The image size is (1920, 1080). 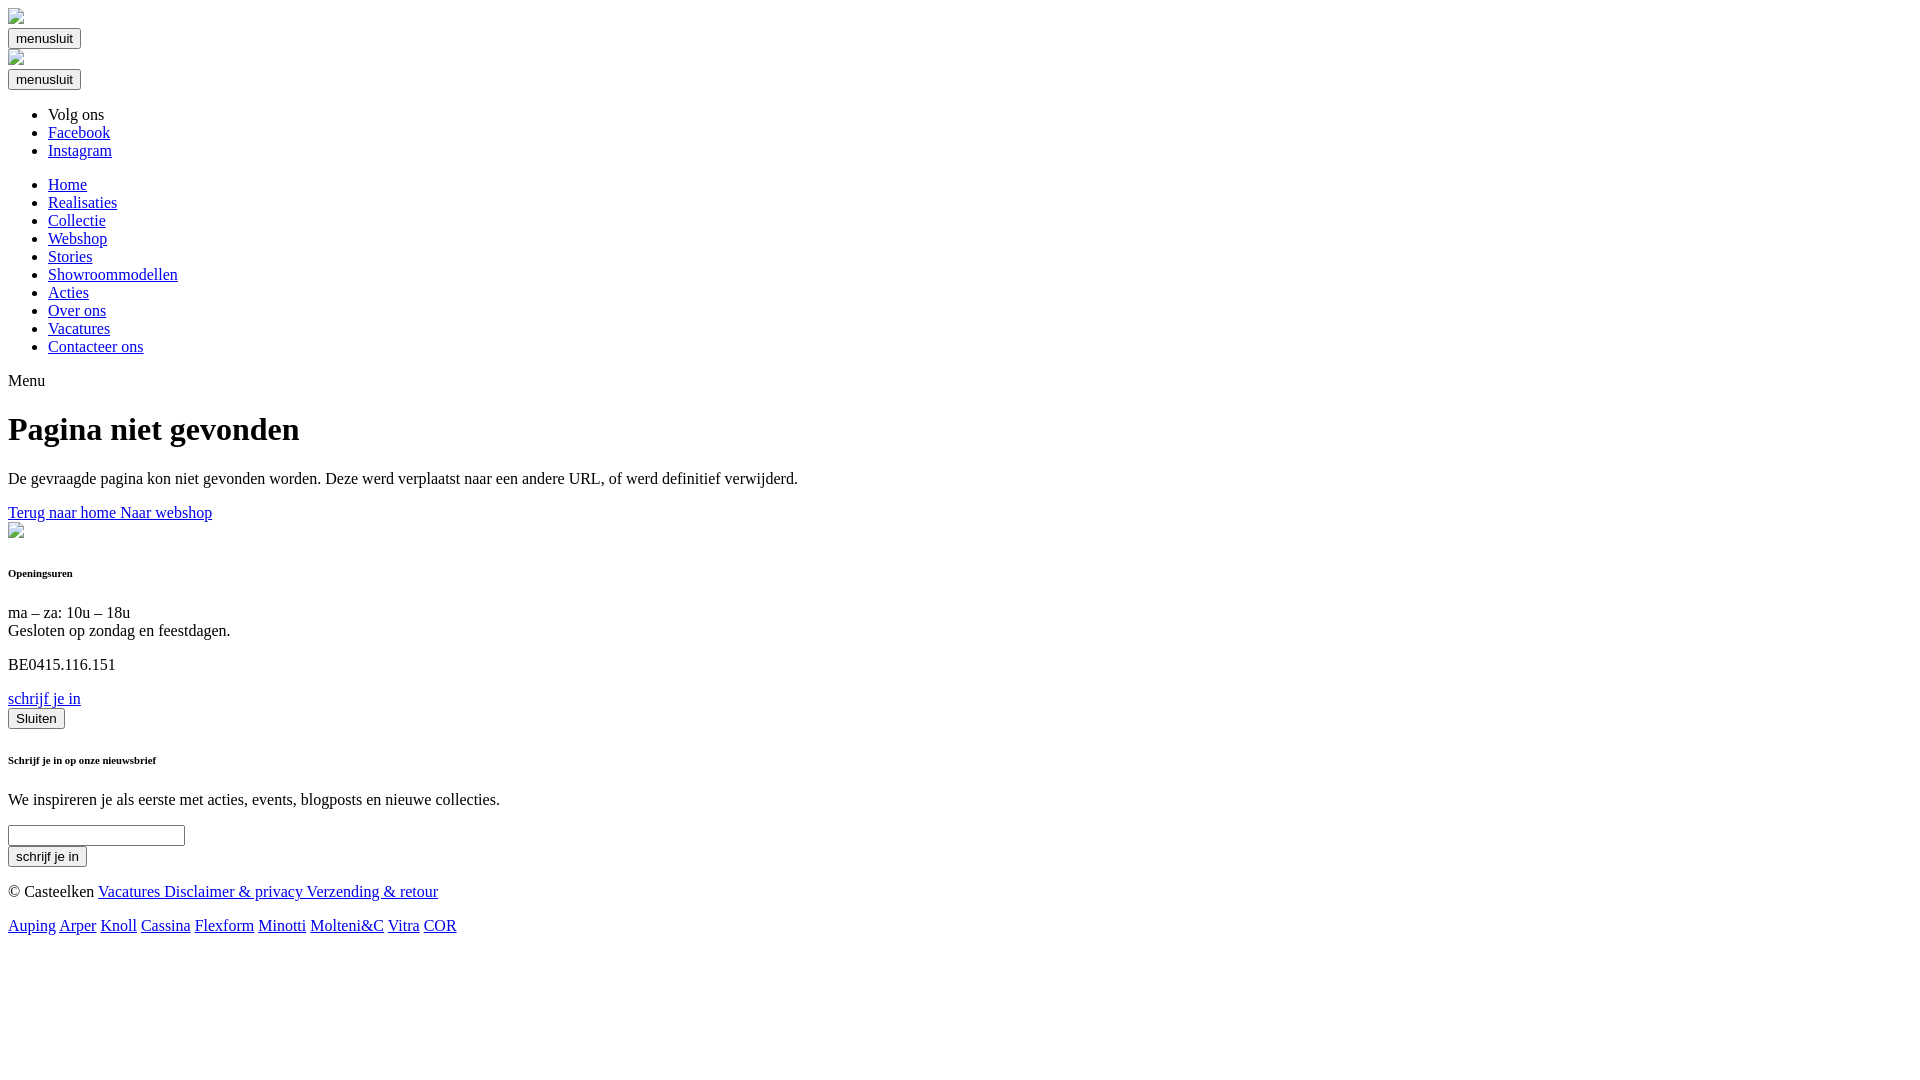 I want to click on 'Home', so click(x=67, y=184).